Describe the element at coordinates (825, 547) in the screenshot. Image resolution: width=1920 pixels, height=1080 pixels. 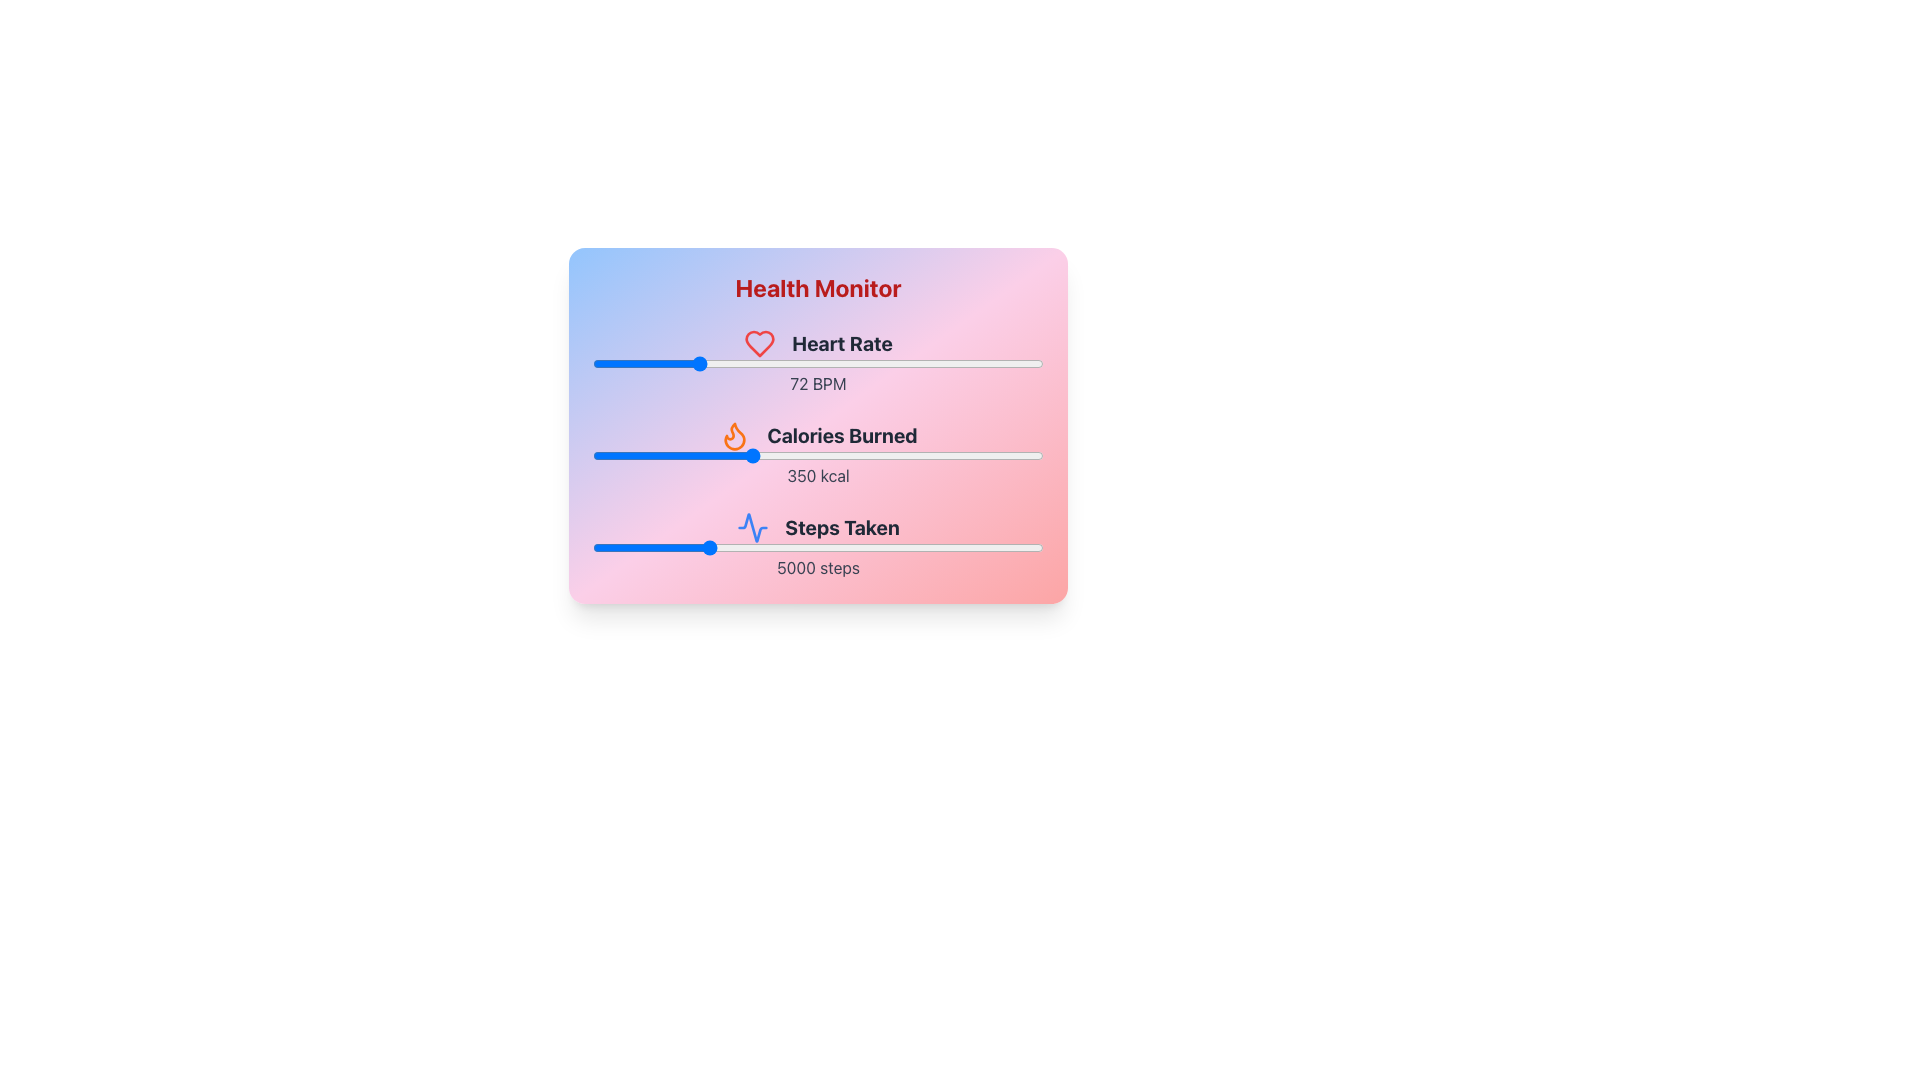
I see `the step count` at that location.